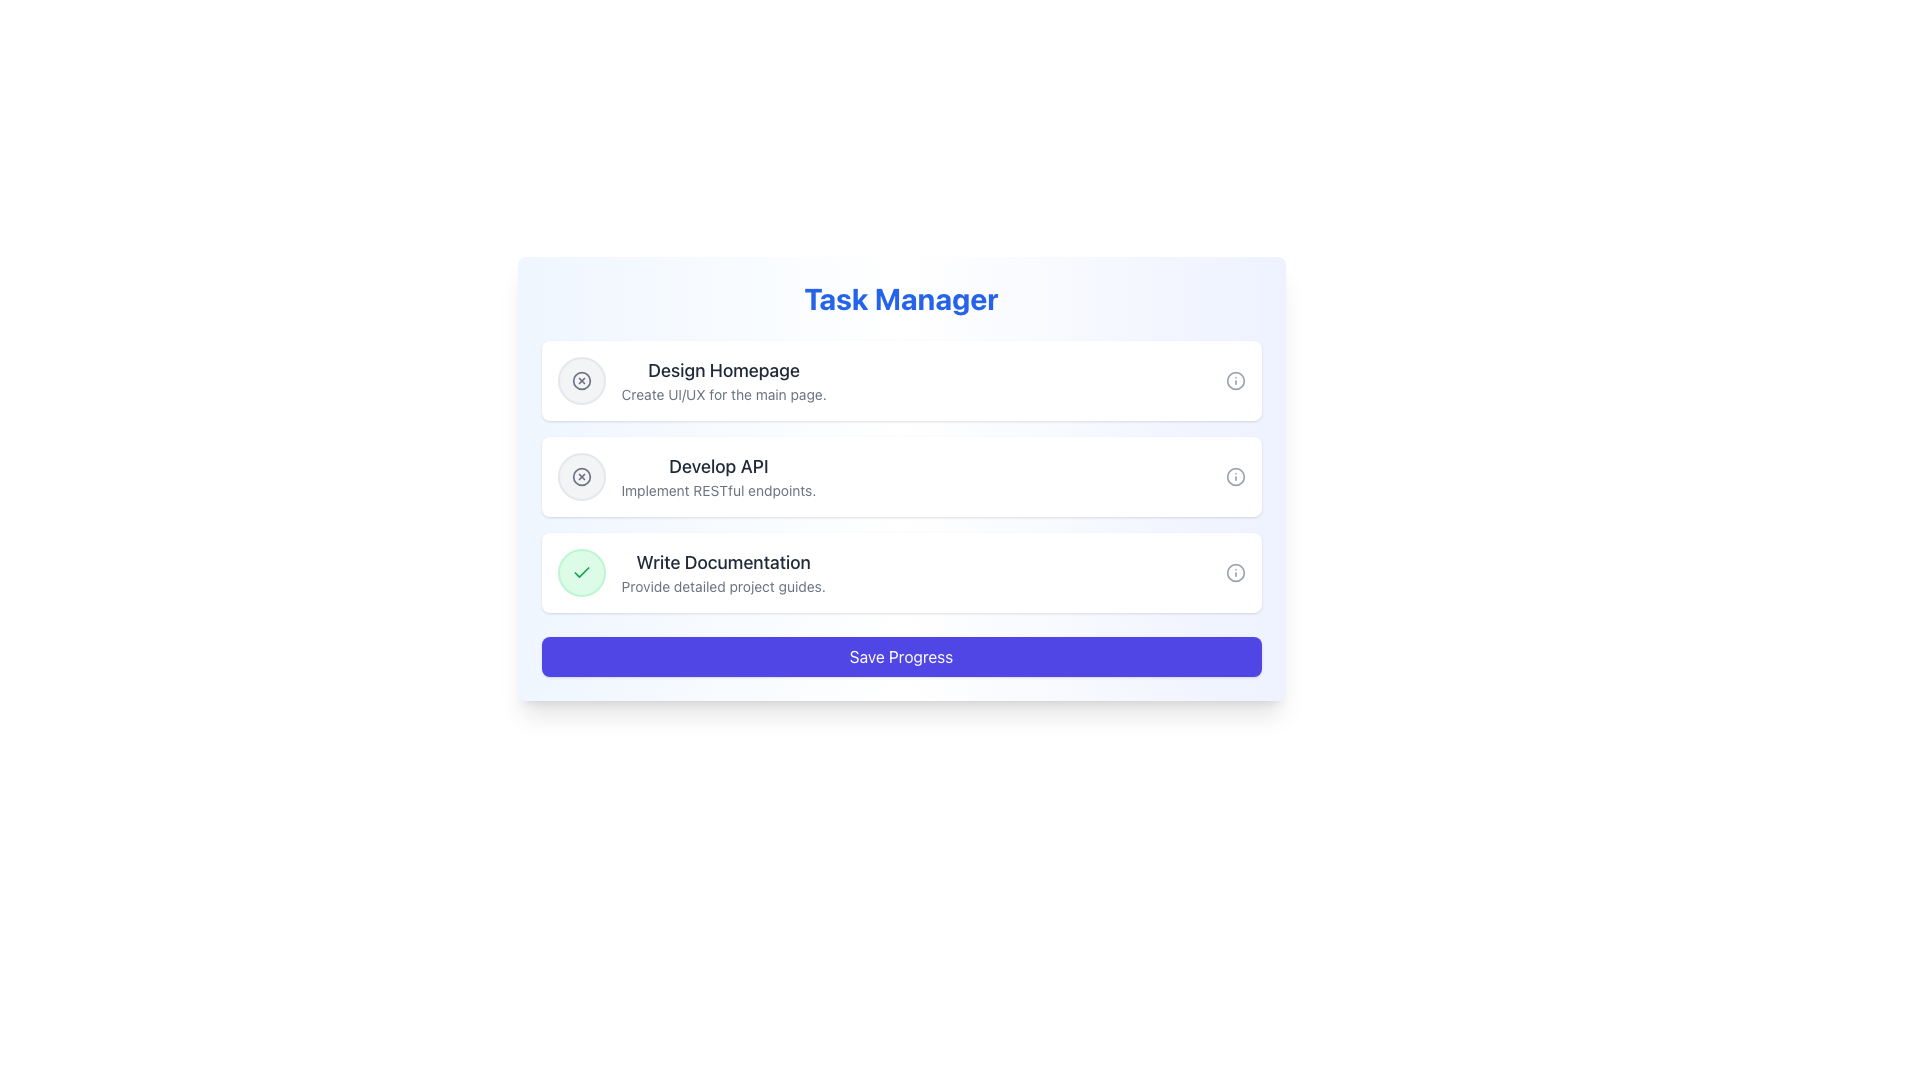 The image size is (1920, 1080). What do you see at coordinates (722, 563) in the screenshot?
I see `the Text Label that states 'Write Documentation', which is styled in bold and large font, located above the description text of the third task` at bounding box center [722, 563].